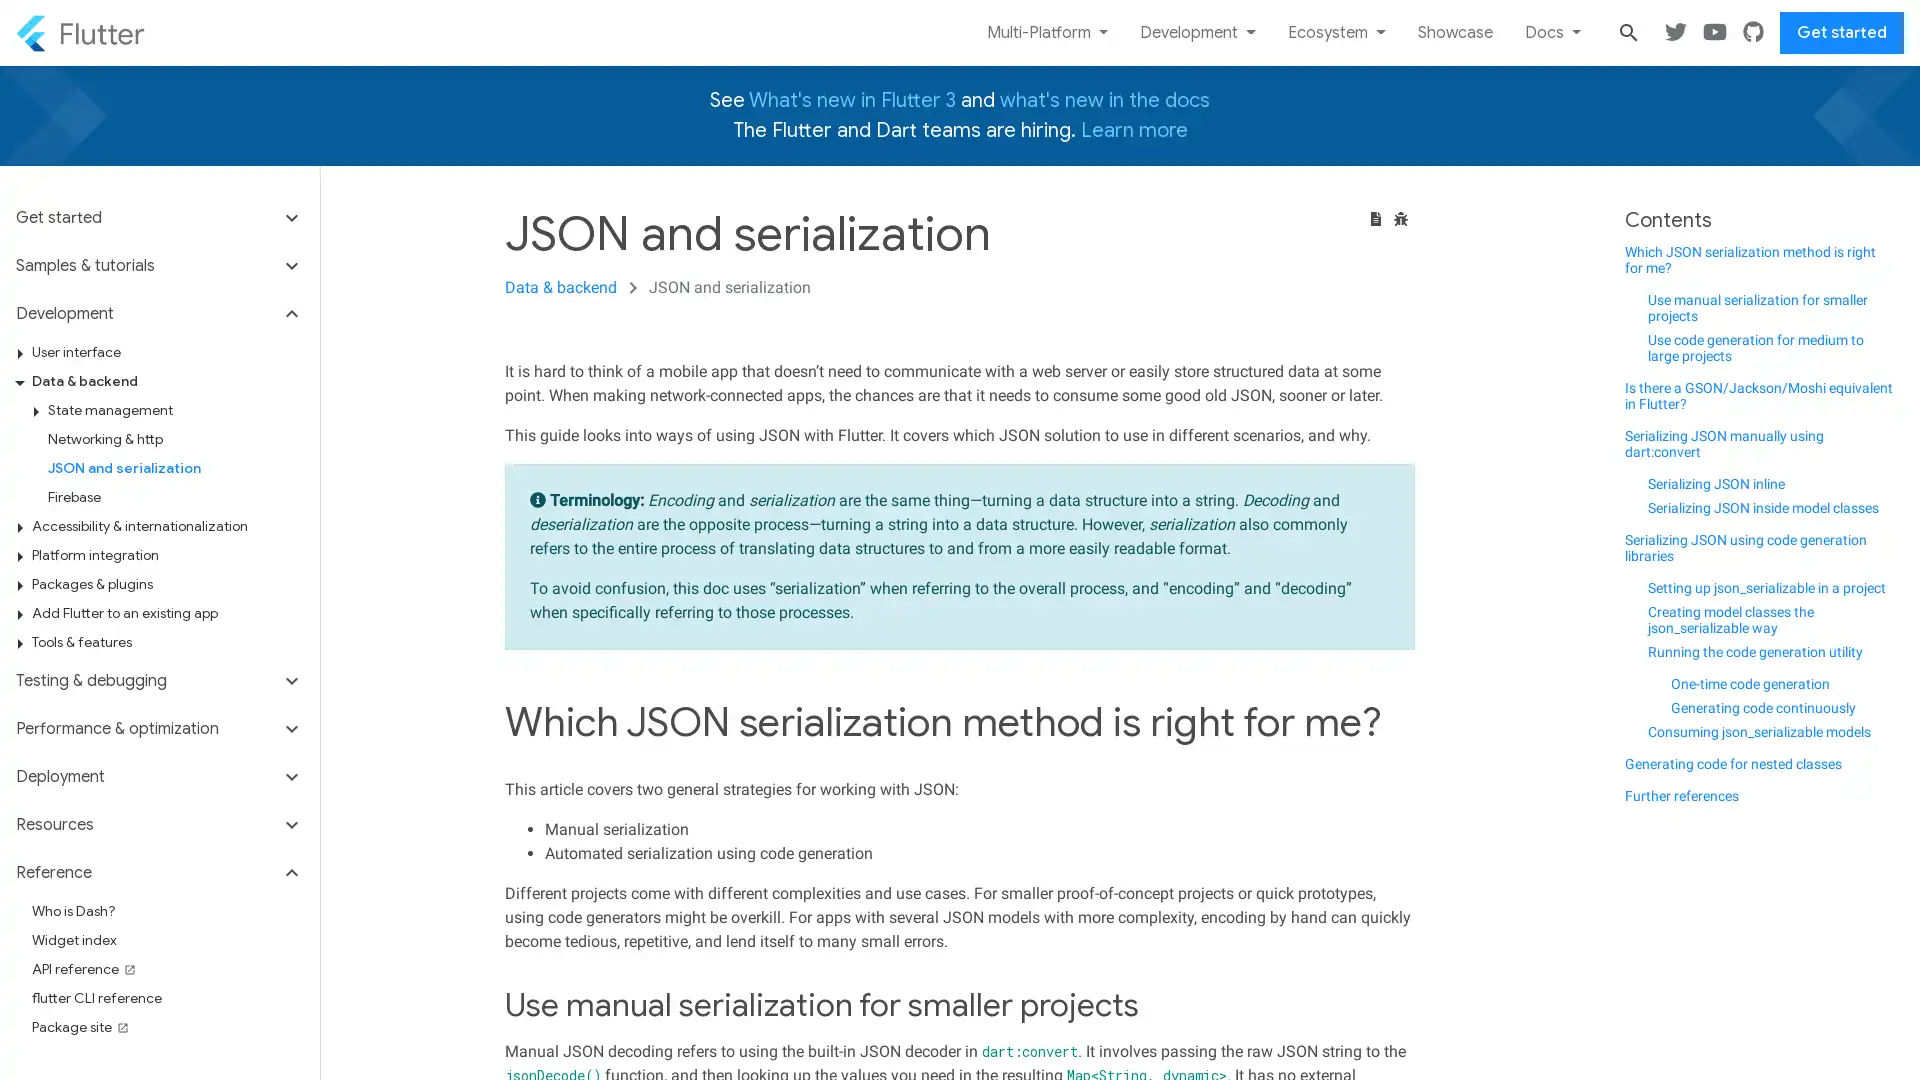 This screenshot has height=1080, width=1920. I want to click on Testing & debugging keyboard_arrow_down, so click(158, 680).